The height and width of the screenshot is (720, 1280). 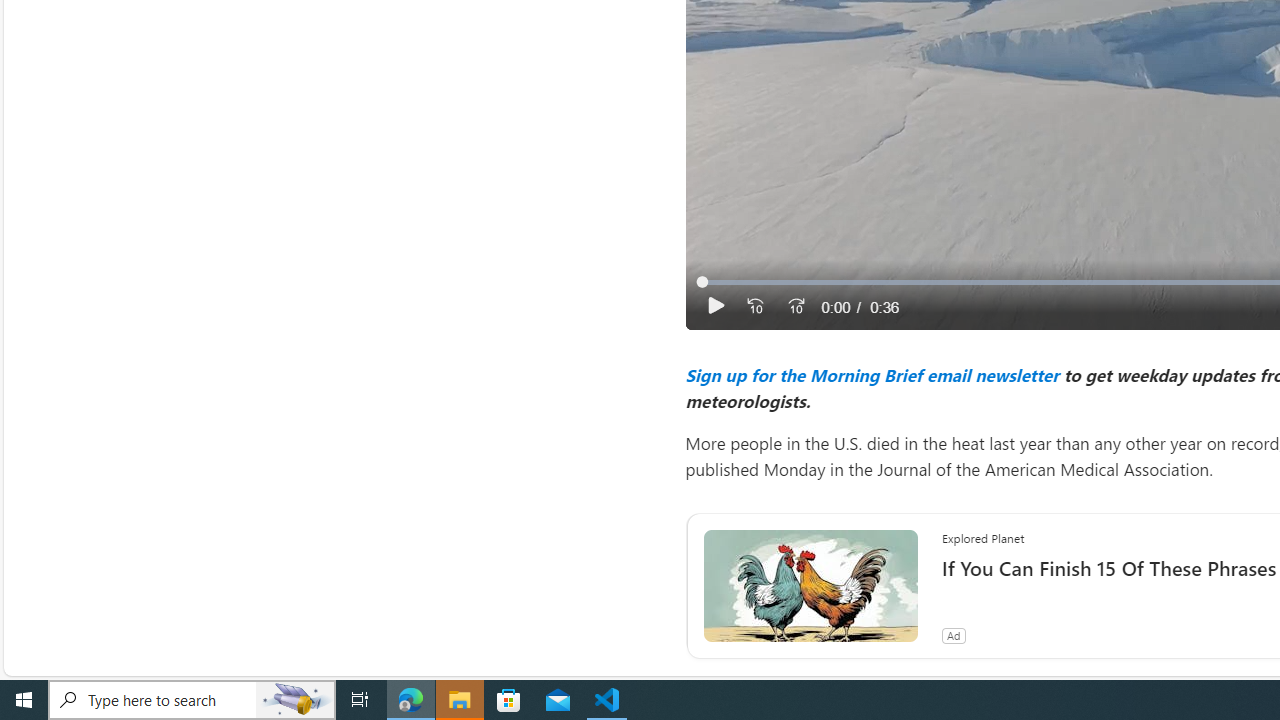 What do you see at coordinates (794, 306) in the screenshot?
I see `'Seek Forward'` at bounding box center [794, 306].